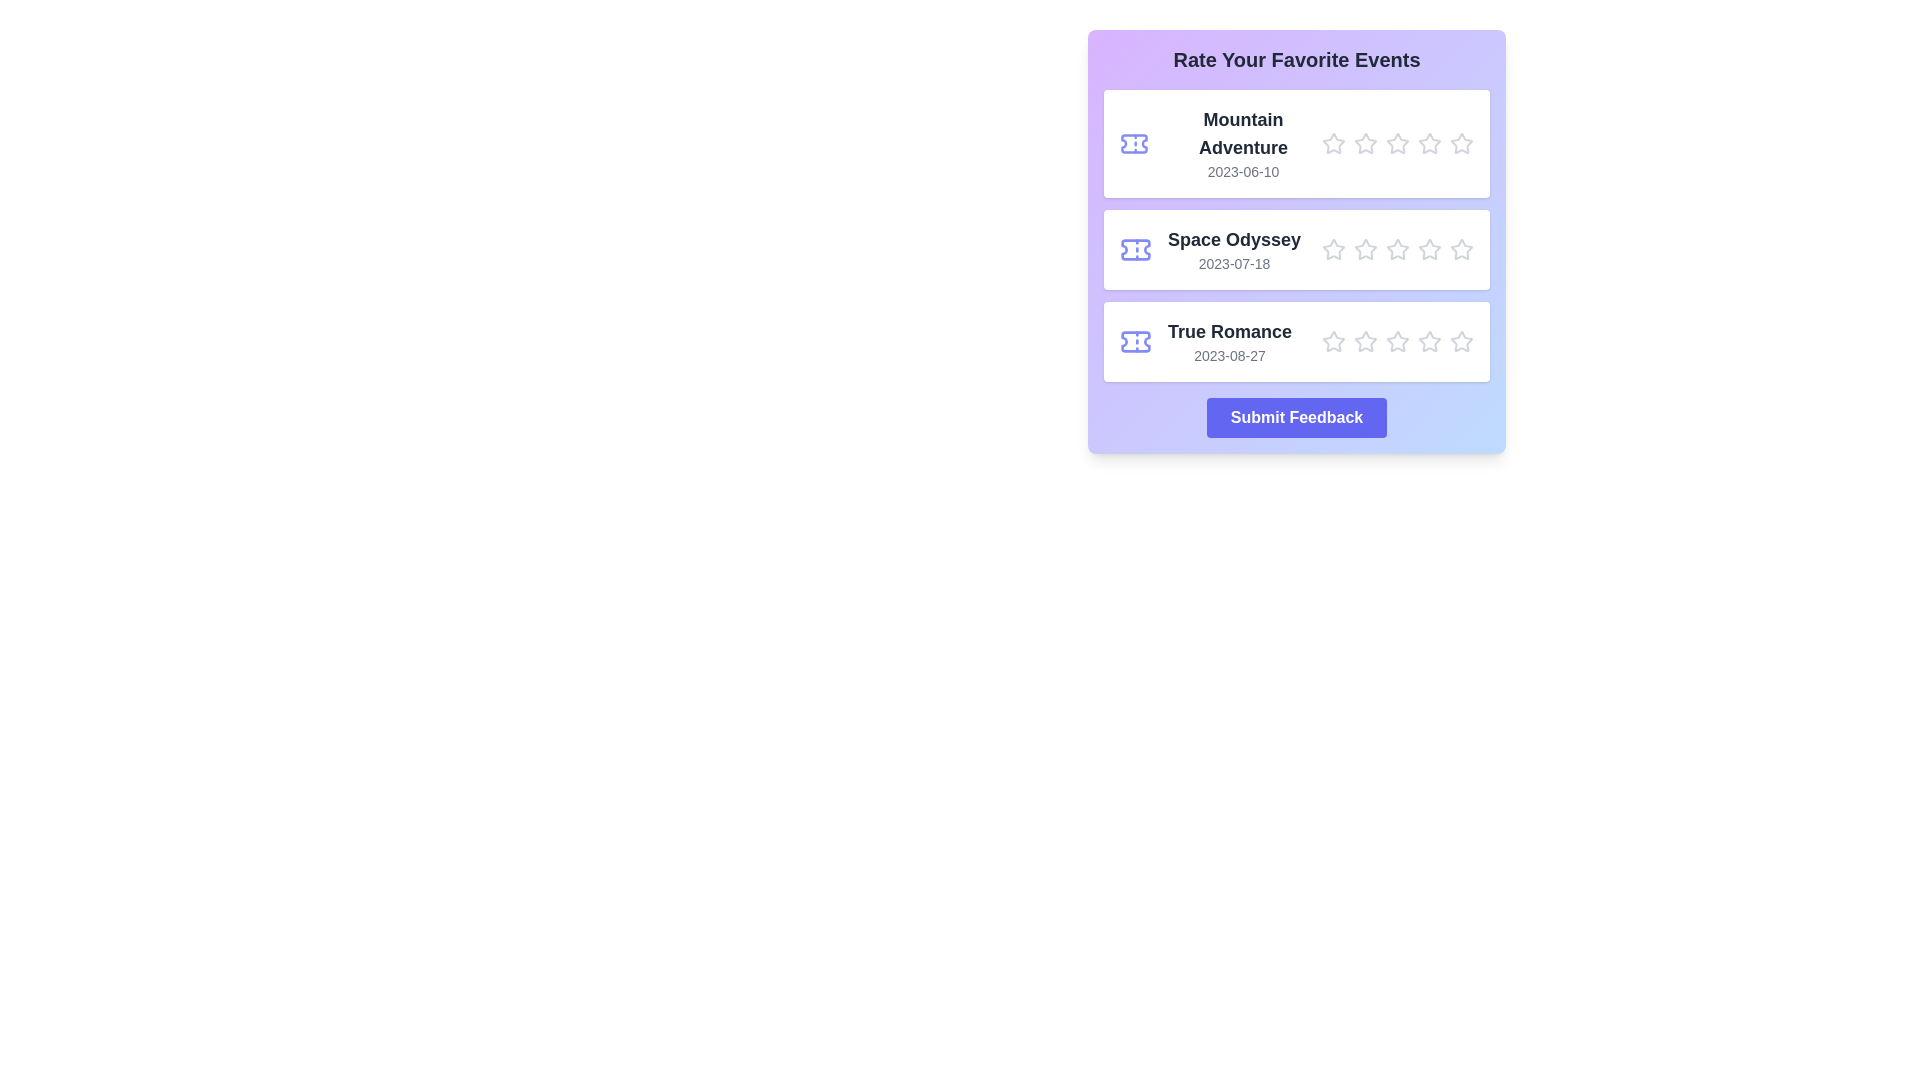 The height and width of the screenshot is (1080, 1920). What do you see at coordinates (1133, 142) in the screenshot?
I see `the ticket icon for the movie Mountain Adventure` at bounding box center [1133, 142].